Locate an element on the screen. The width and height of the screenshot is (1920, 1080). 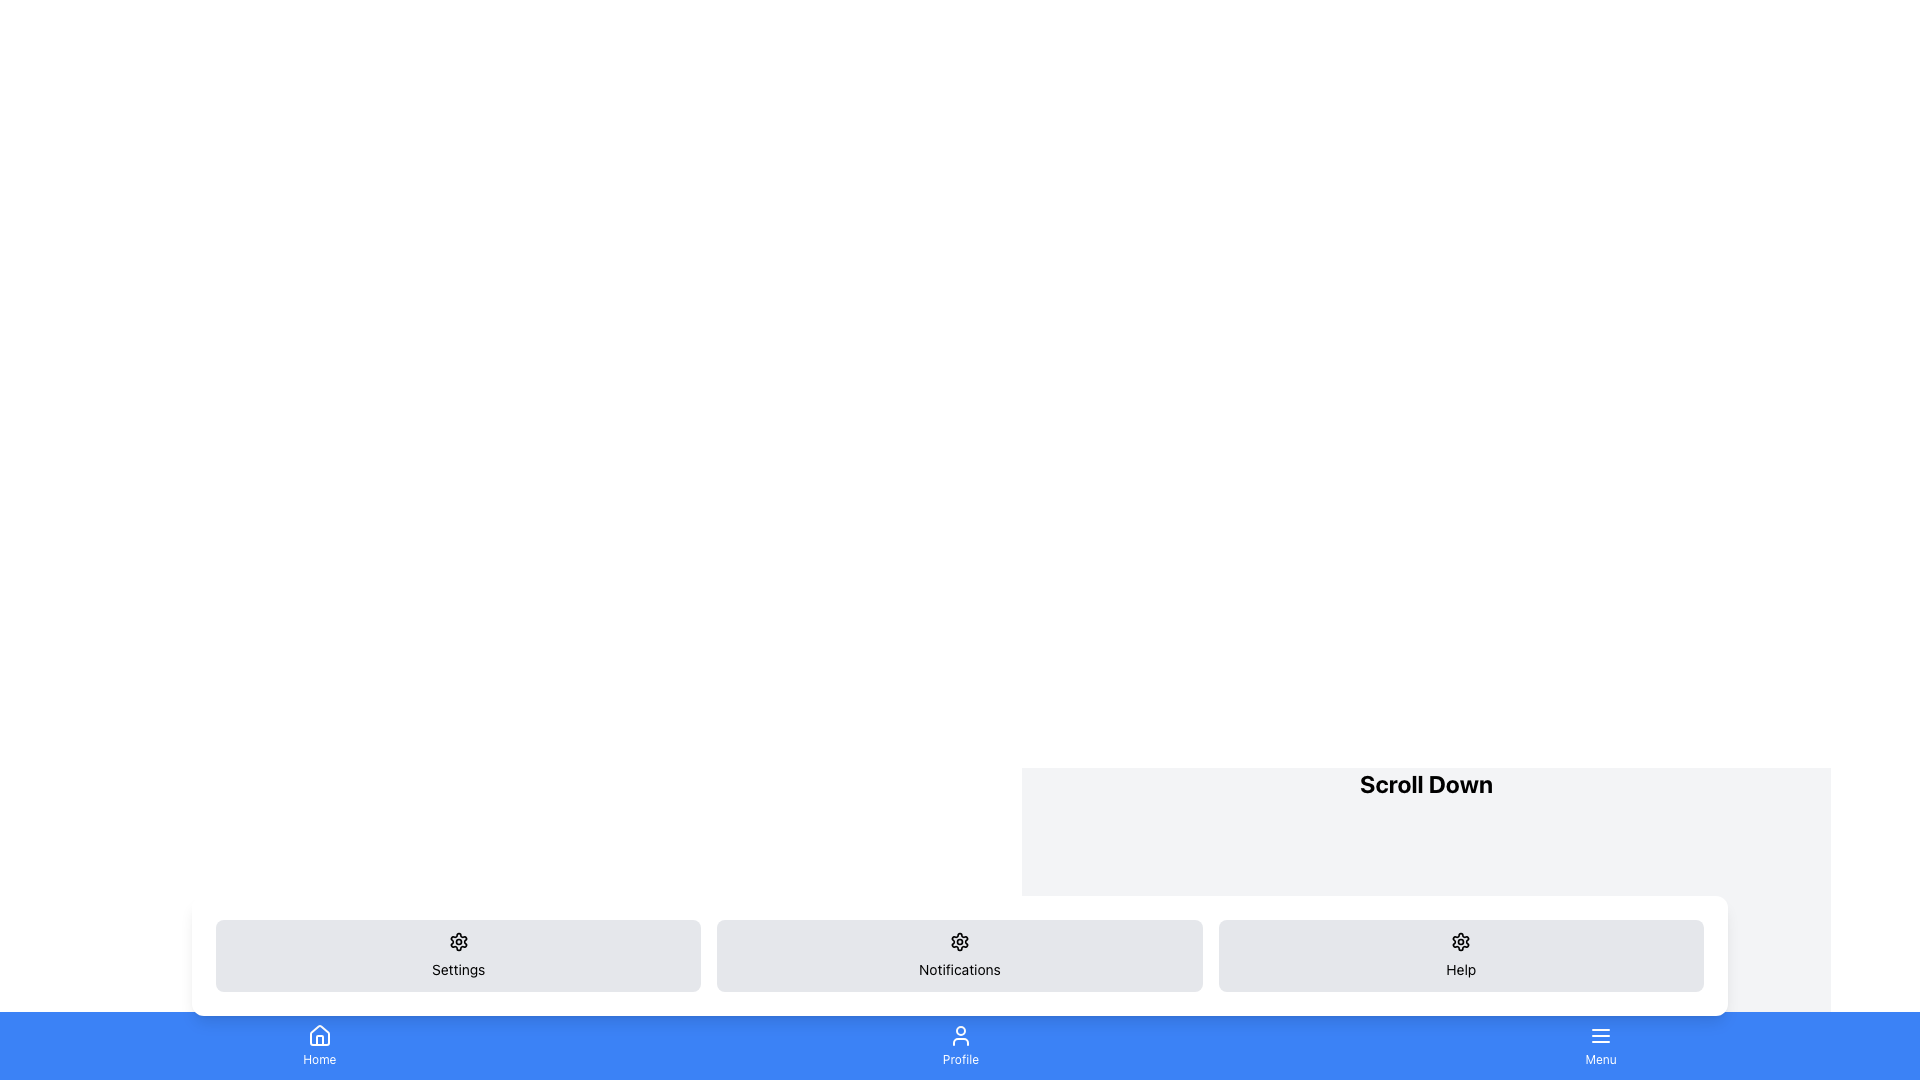
the cogwheel icon located within the 'Settings' button in the bottom bar, second slot from the left is located at coordinates (457, 941).